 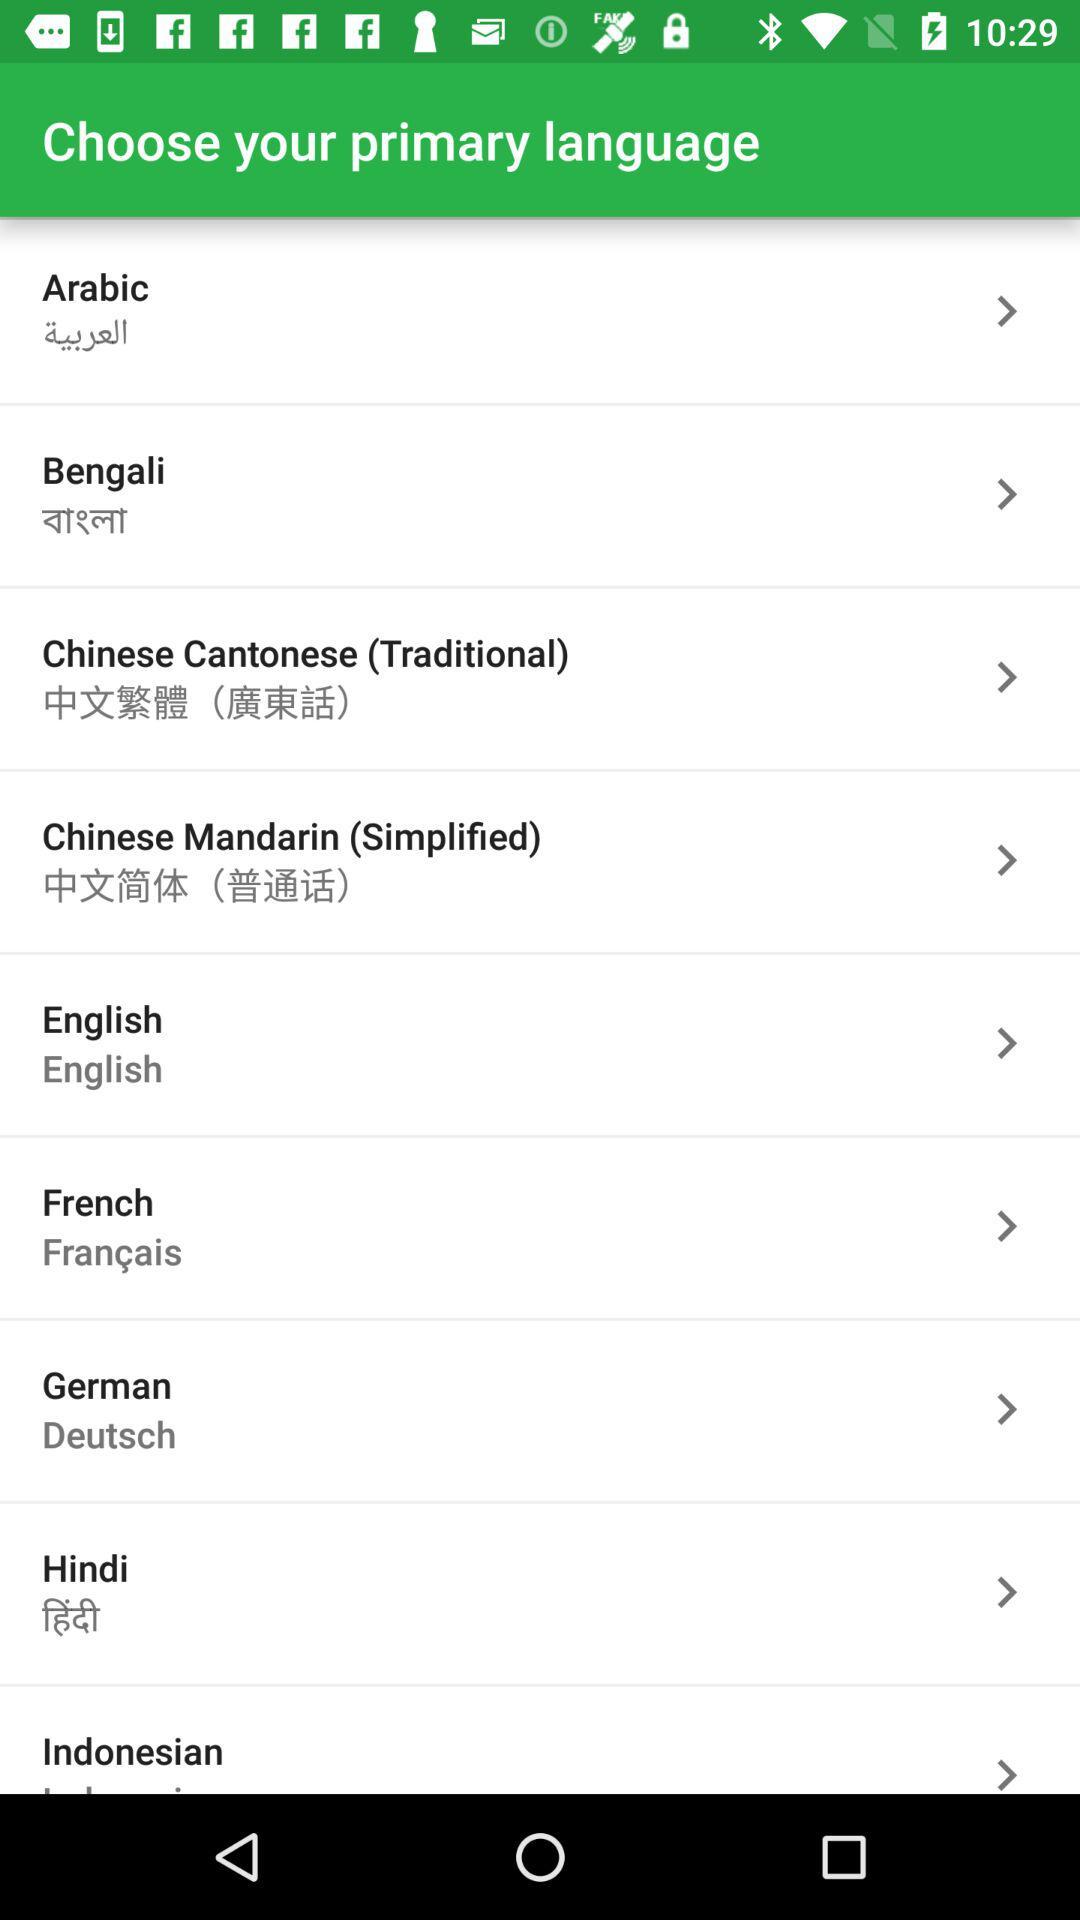 I want to click on the language, so click(x=1017, y=1225).